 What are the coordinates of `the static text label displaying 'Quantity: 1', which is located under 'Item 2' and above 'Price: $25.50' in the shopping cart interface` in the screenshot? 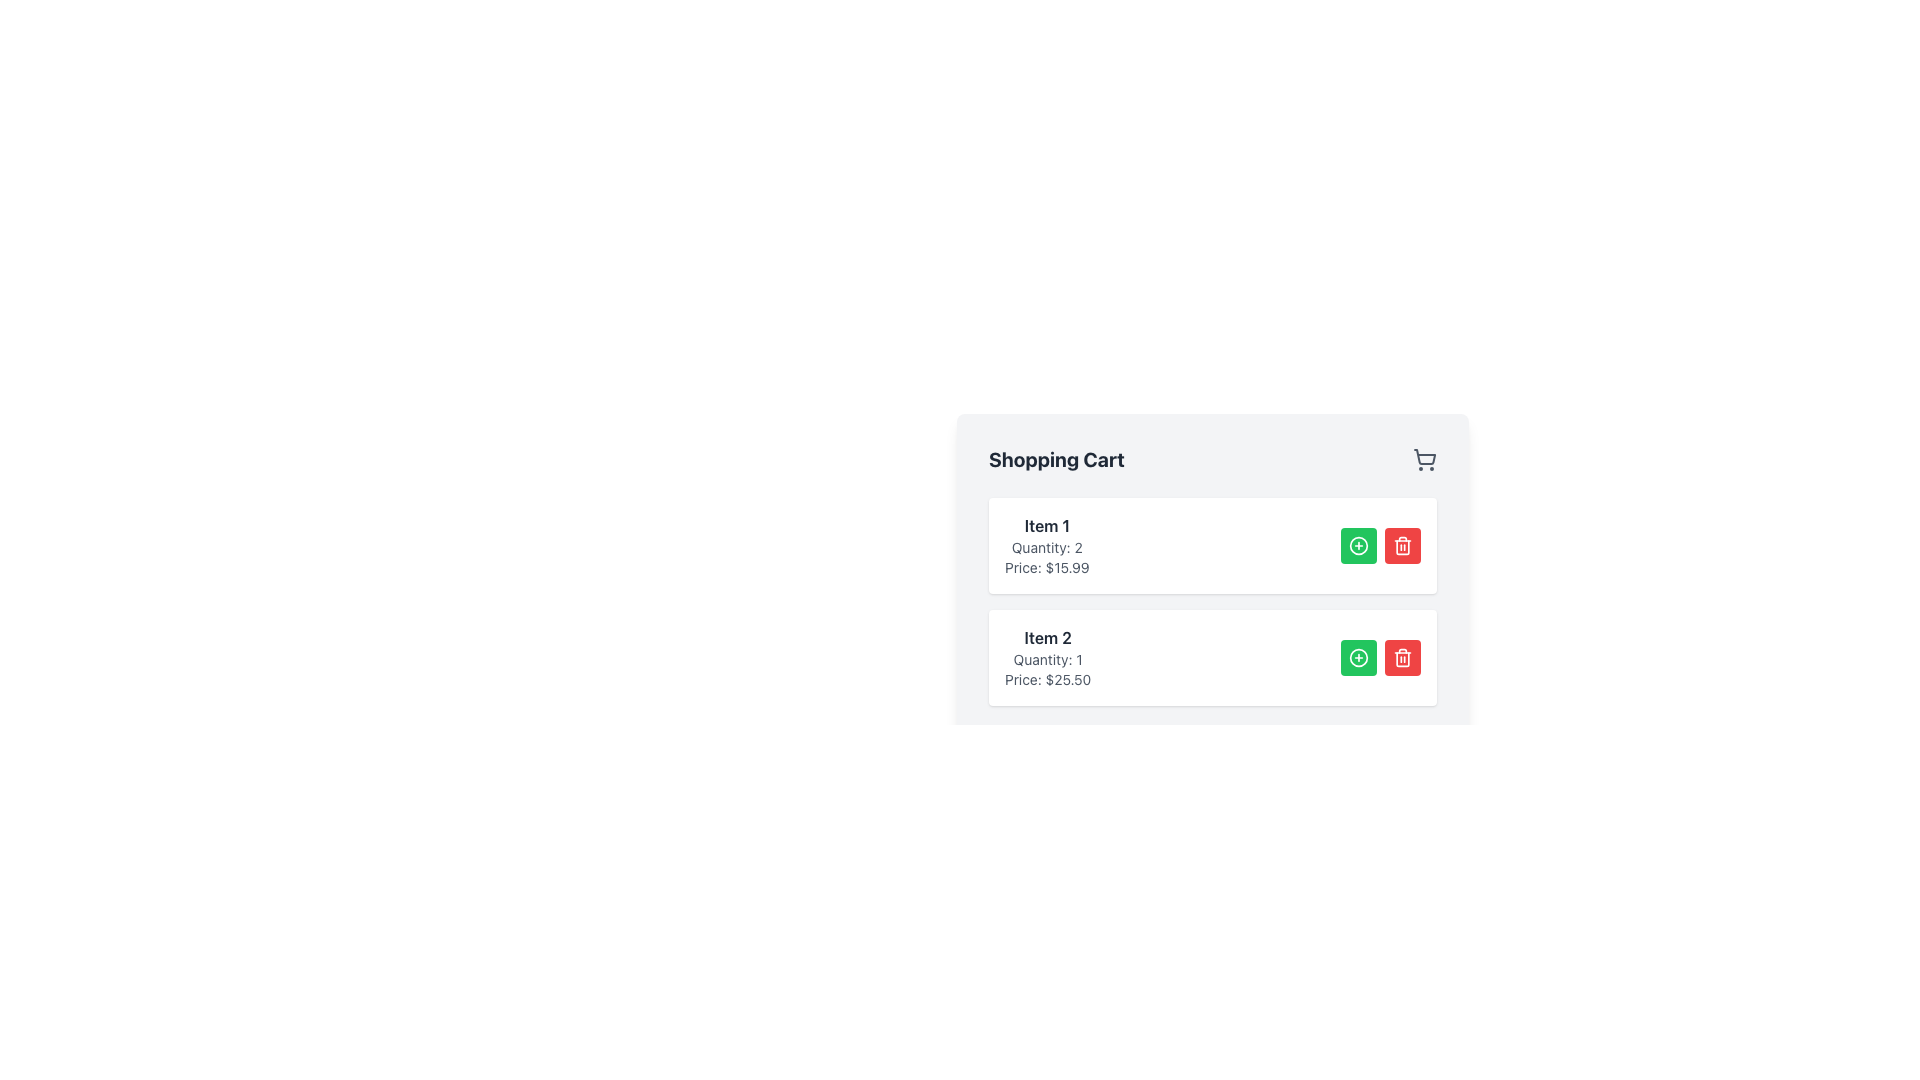 It's located at (1047, 659).